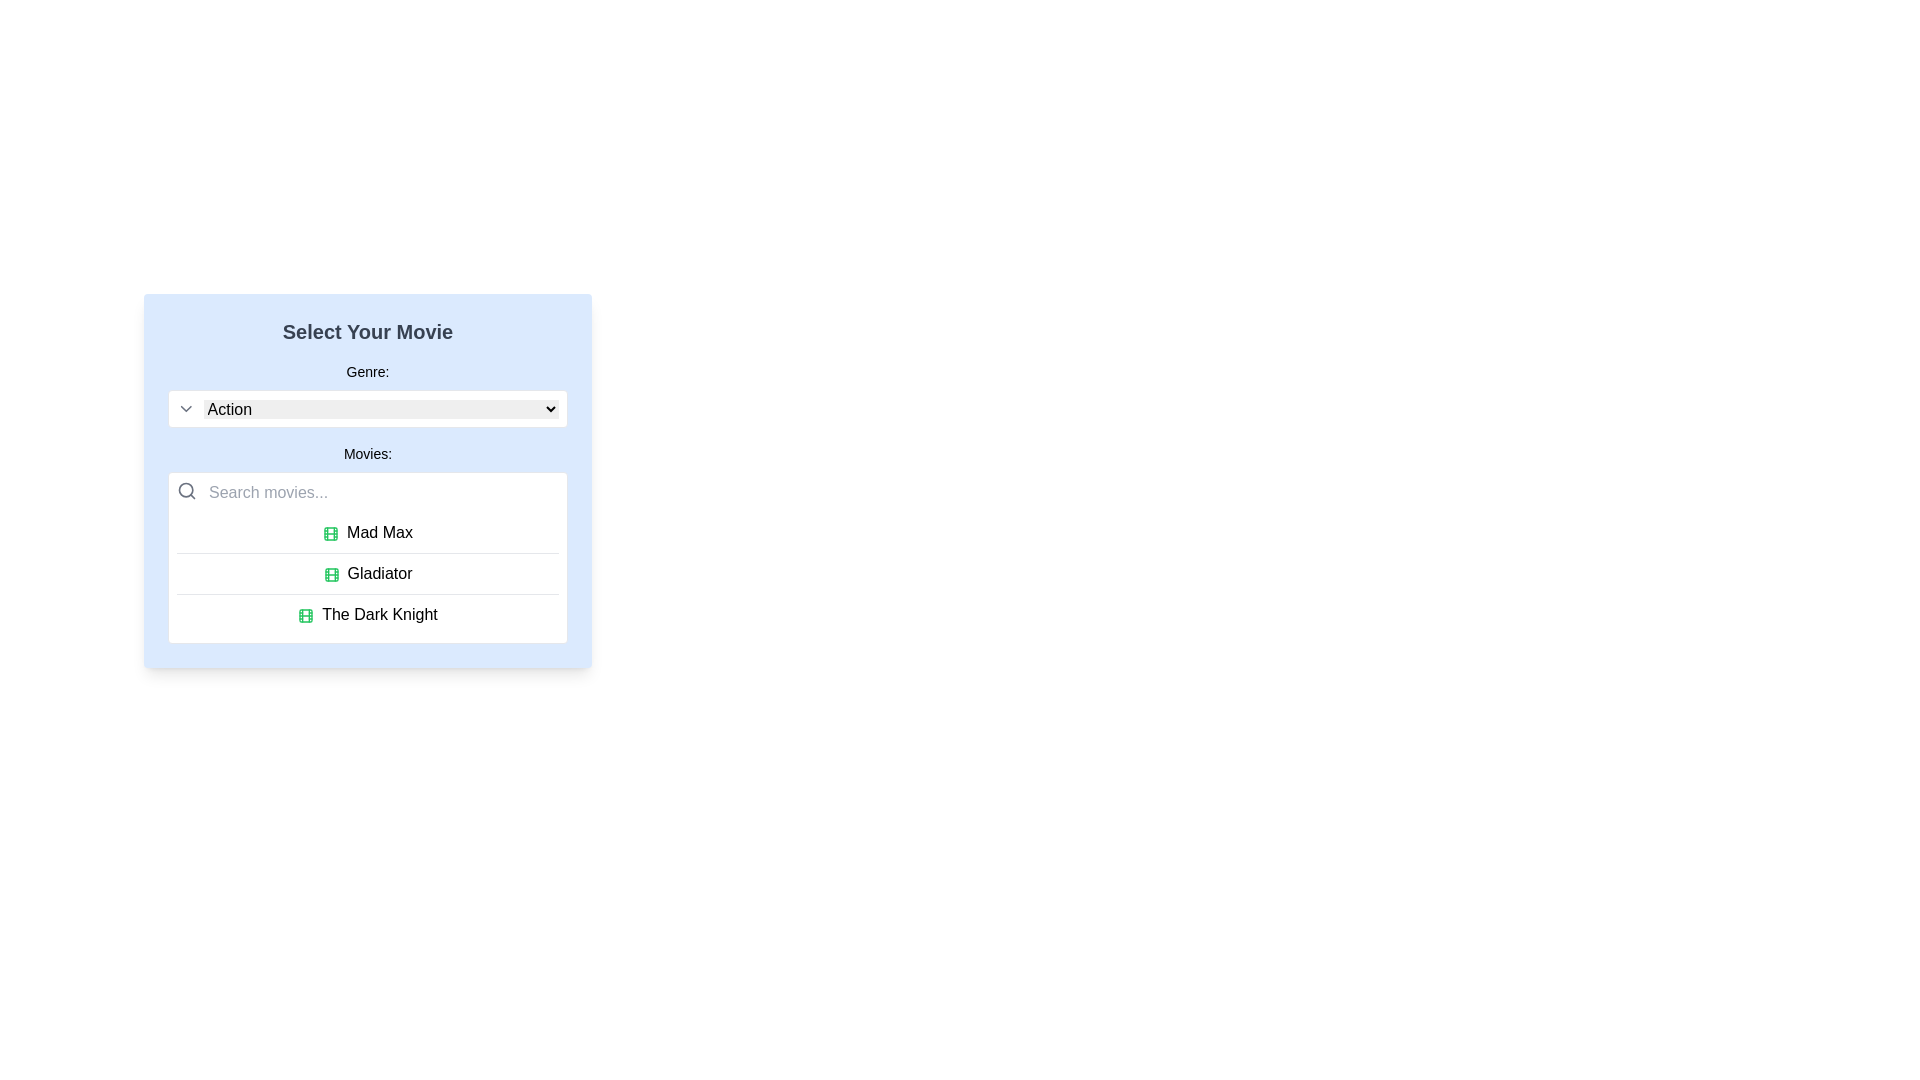 The width and height of the screenshot is (1920, 1080). What do you see at coordinates (331, 532) in the screenshot?
I see `decorative graphic element that represents the movie 'Mad Max' located before the text in the movie list for accessibility features` at bounding box center [331, 532].